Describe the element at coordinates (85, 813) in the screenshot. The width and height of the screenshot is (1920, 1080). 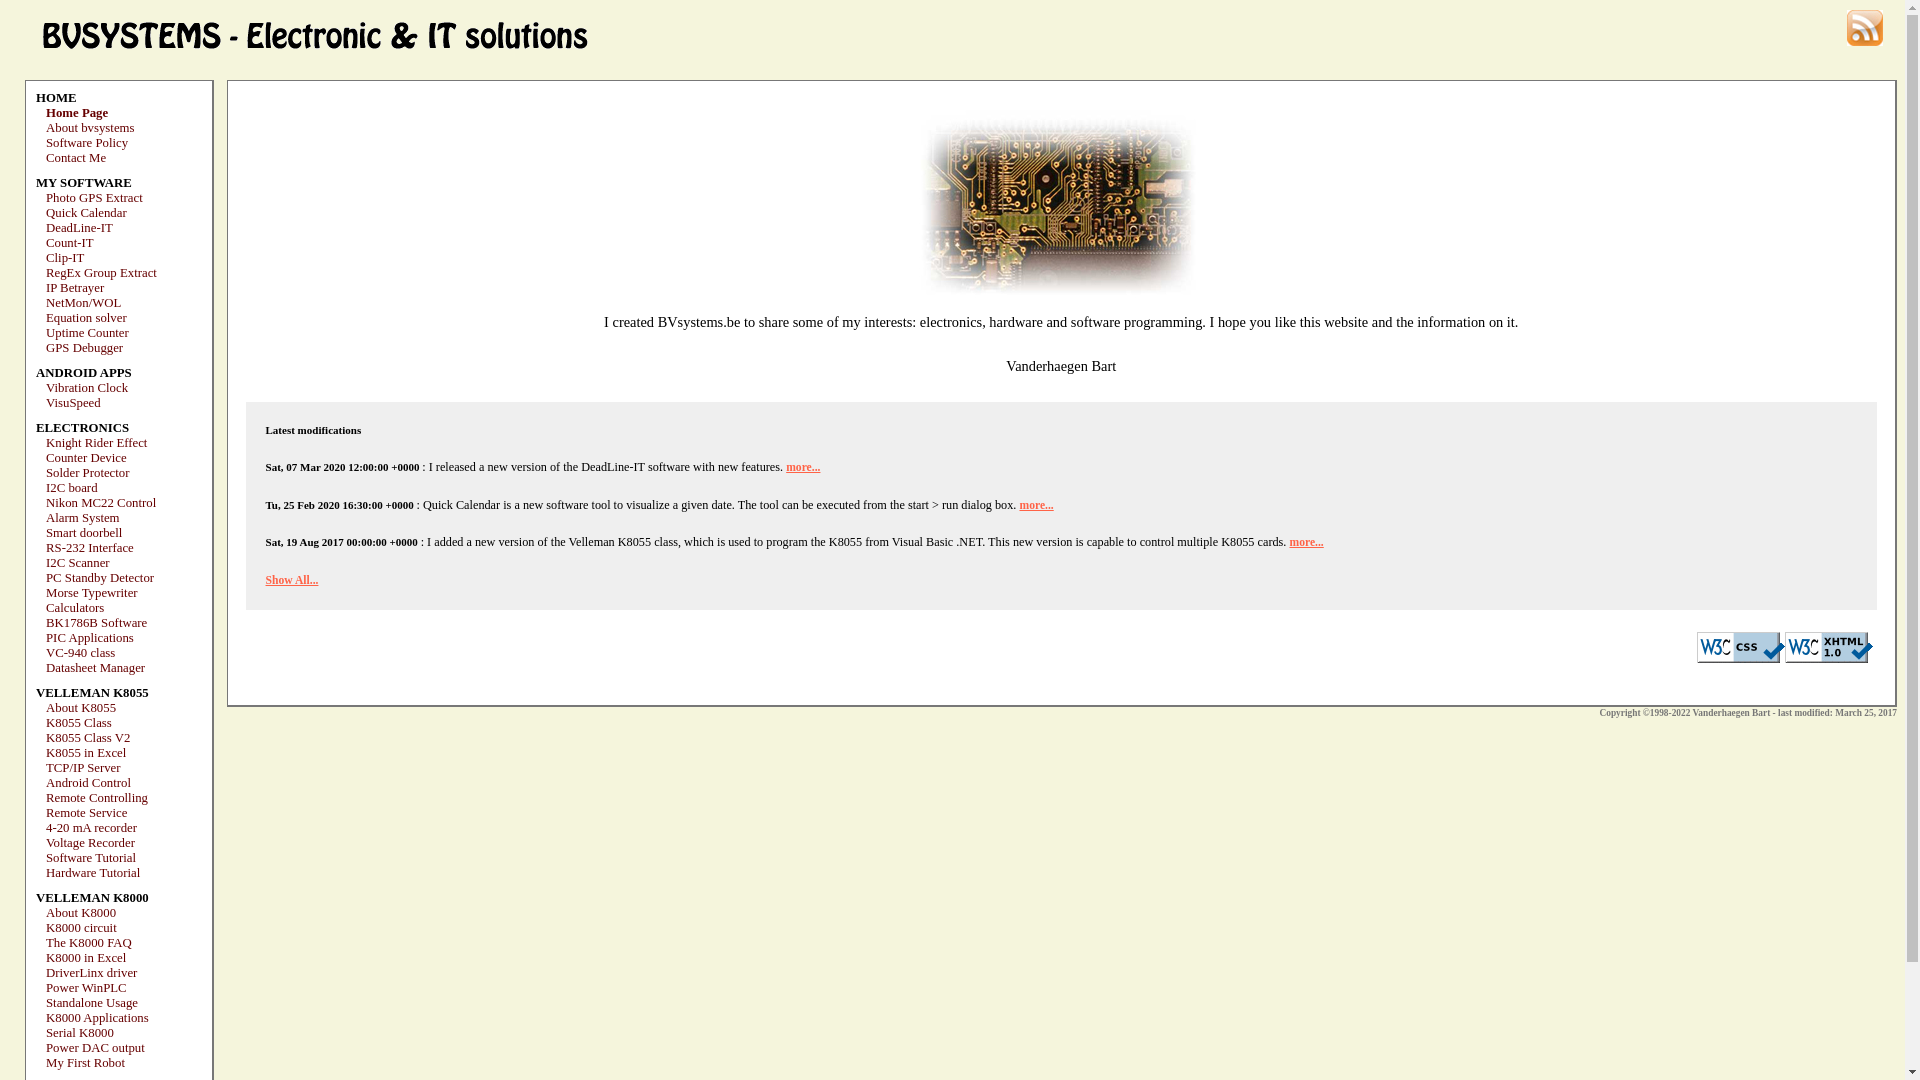
I see `'Remote Service'` at that location.